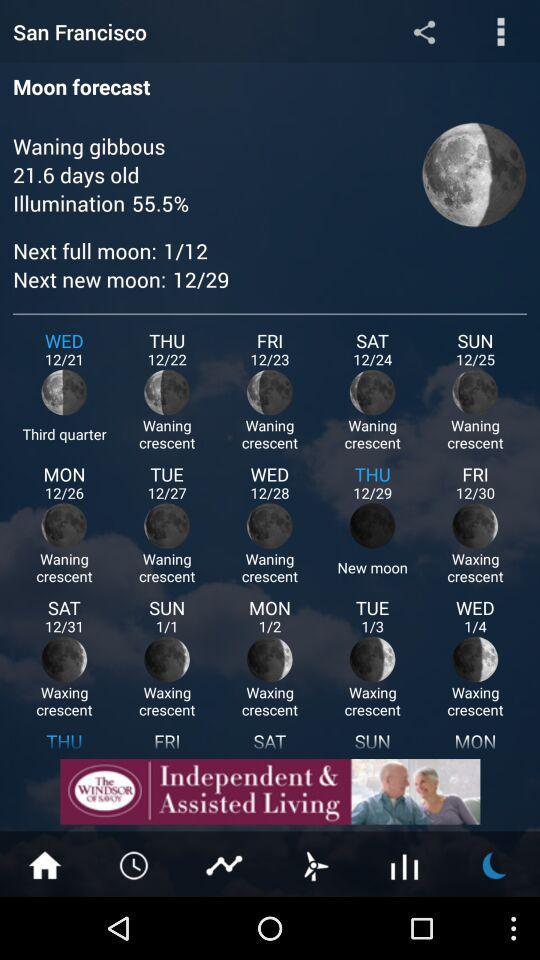  I want to click on share, so click(423, 30).